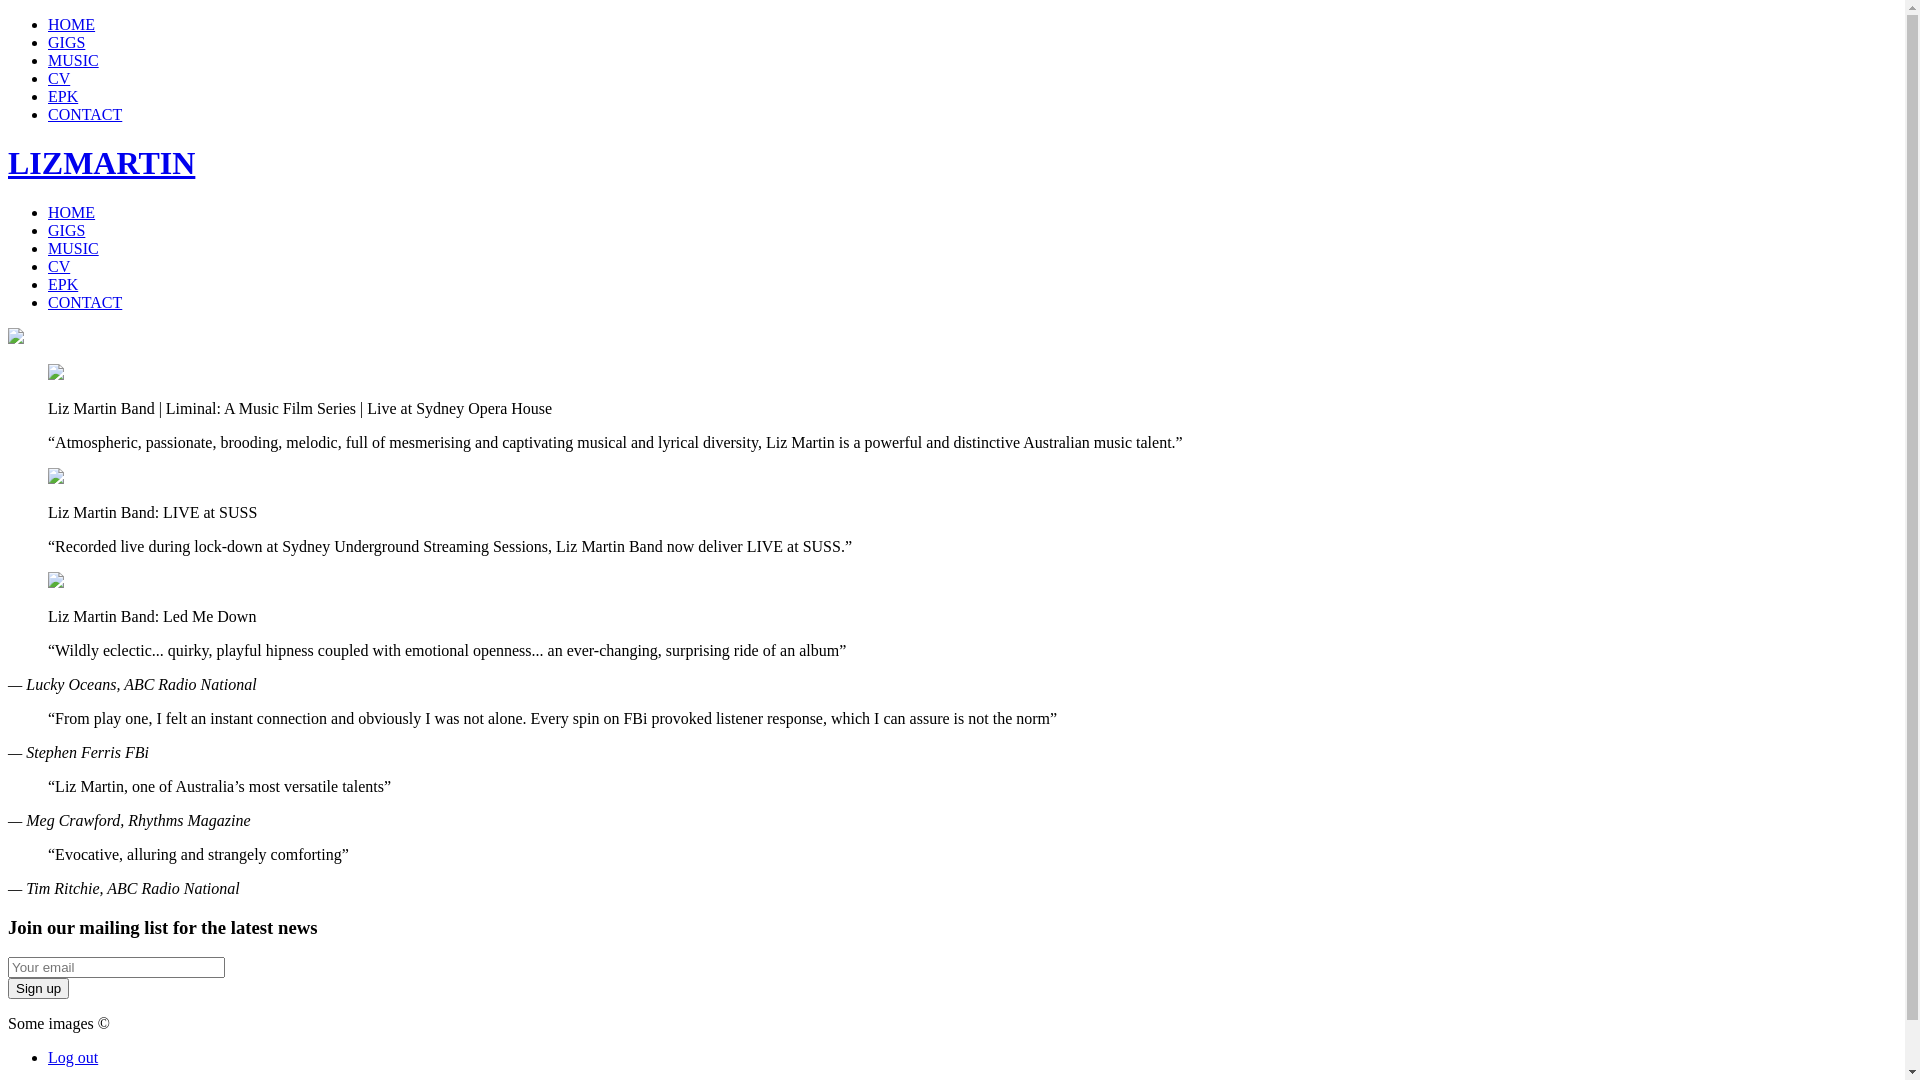 The width and height of the screenshot is (1920, 1080). Describe the element at coordinates (58, 265) in the screenshot. I see `'CV'` at that location.